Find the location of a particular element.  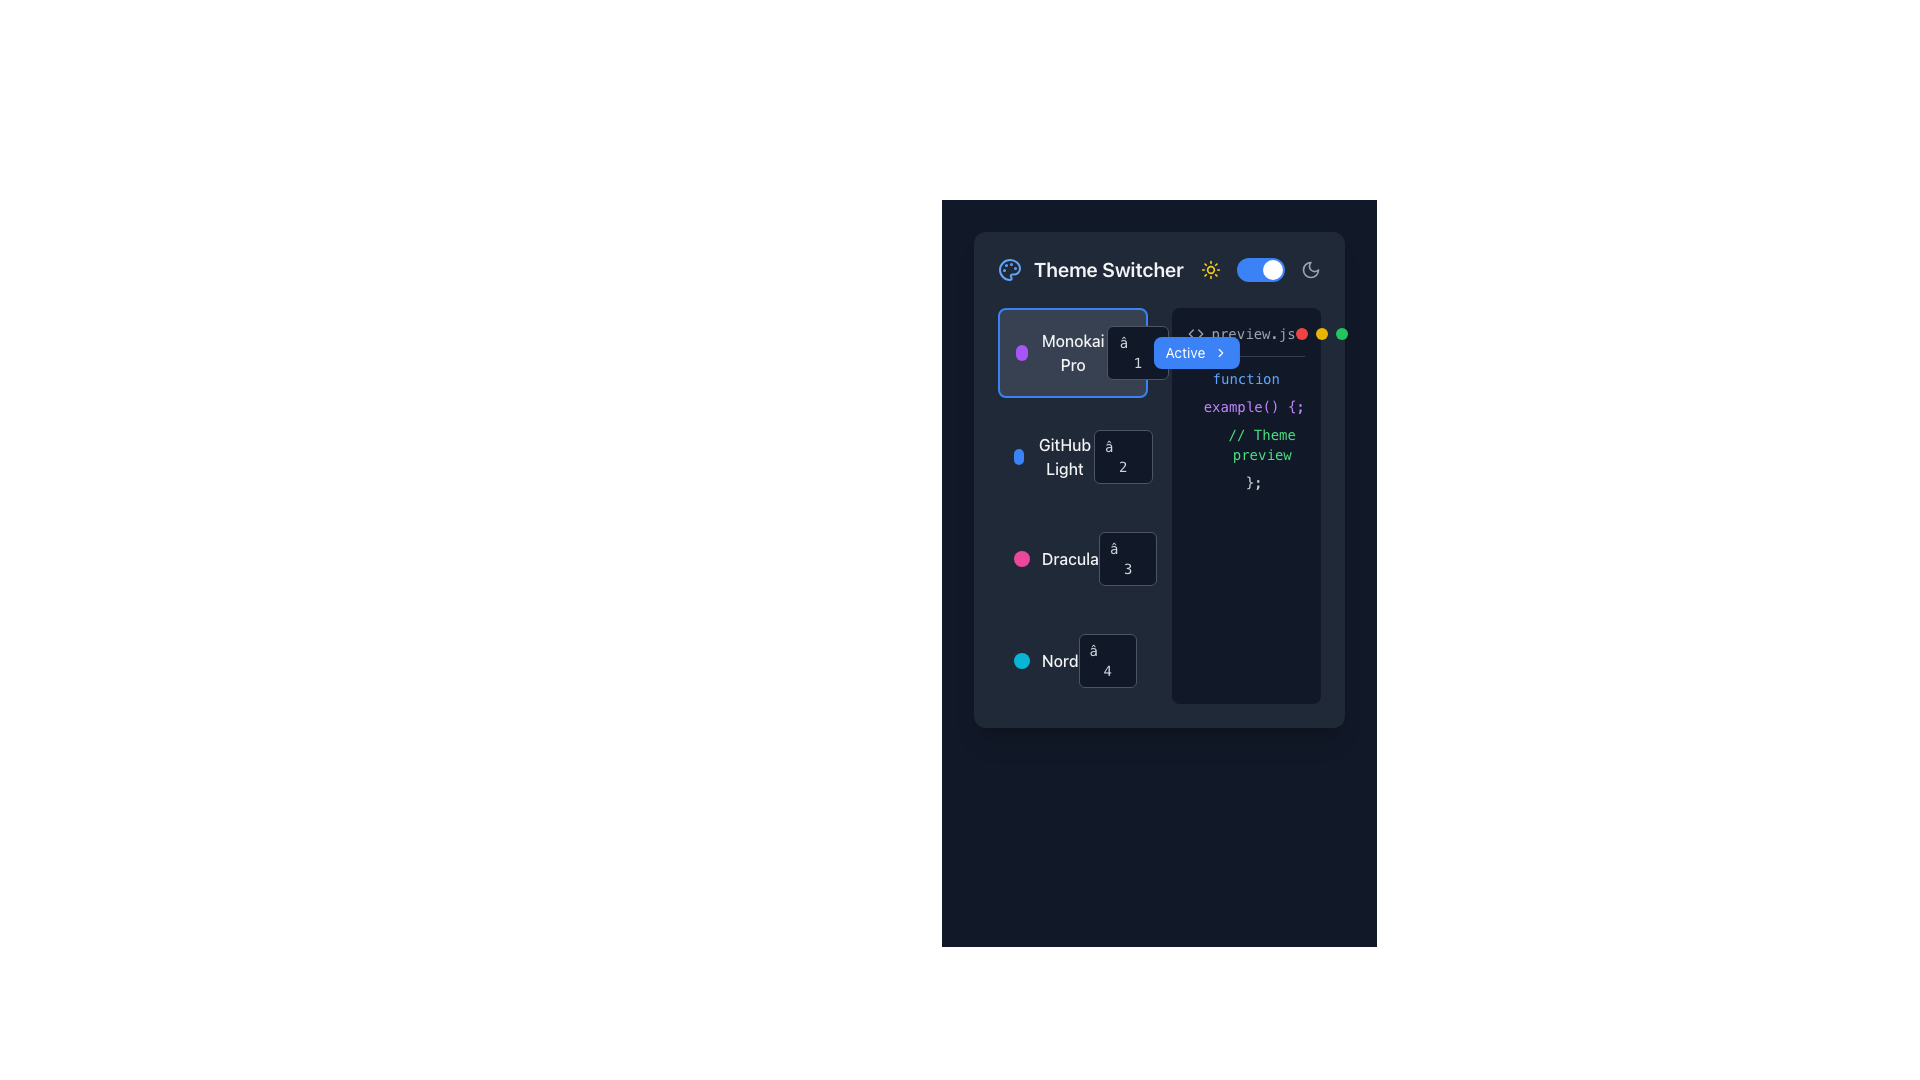

the static text element displaying the filename in the upper-right corner of the dark-themed code preview box is located at coordinates (1245, 339).